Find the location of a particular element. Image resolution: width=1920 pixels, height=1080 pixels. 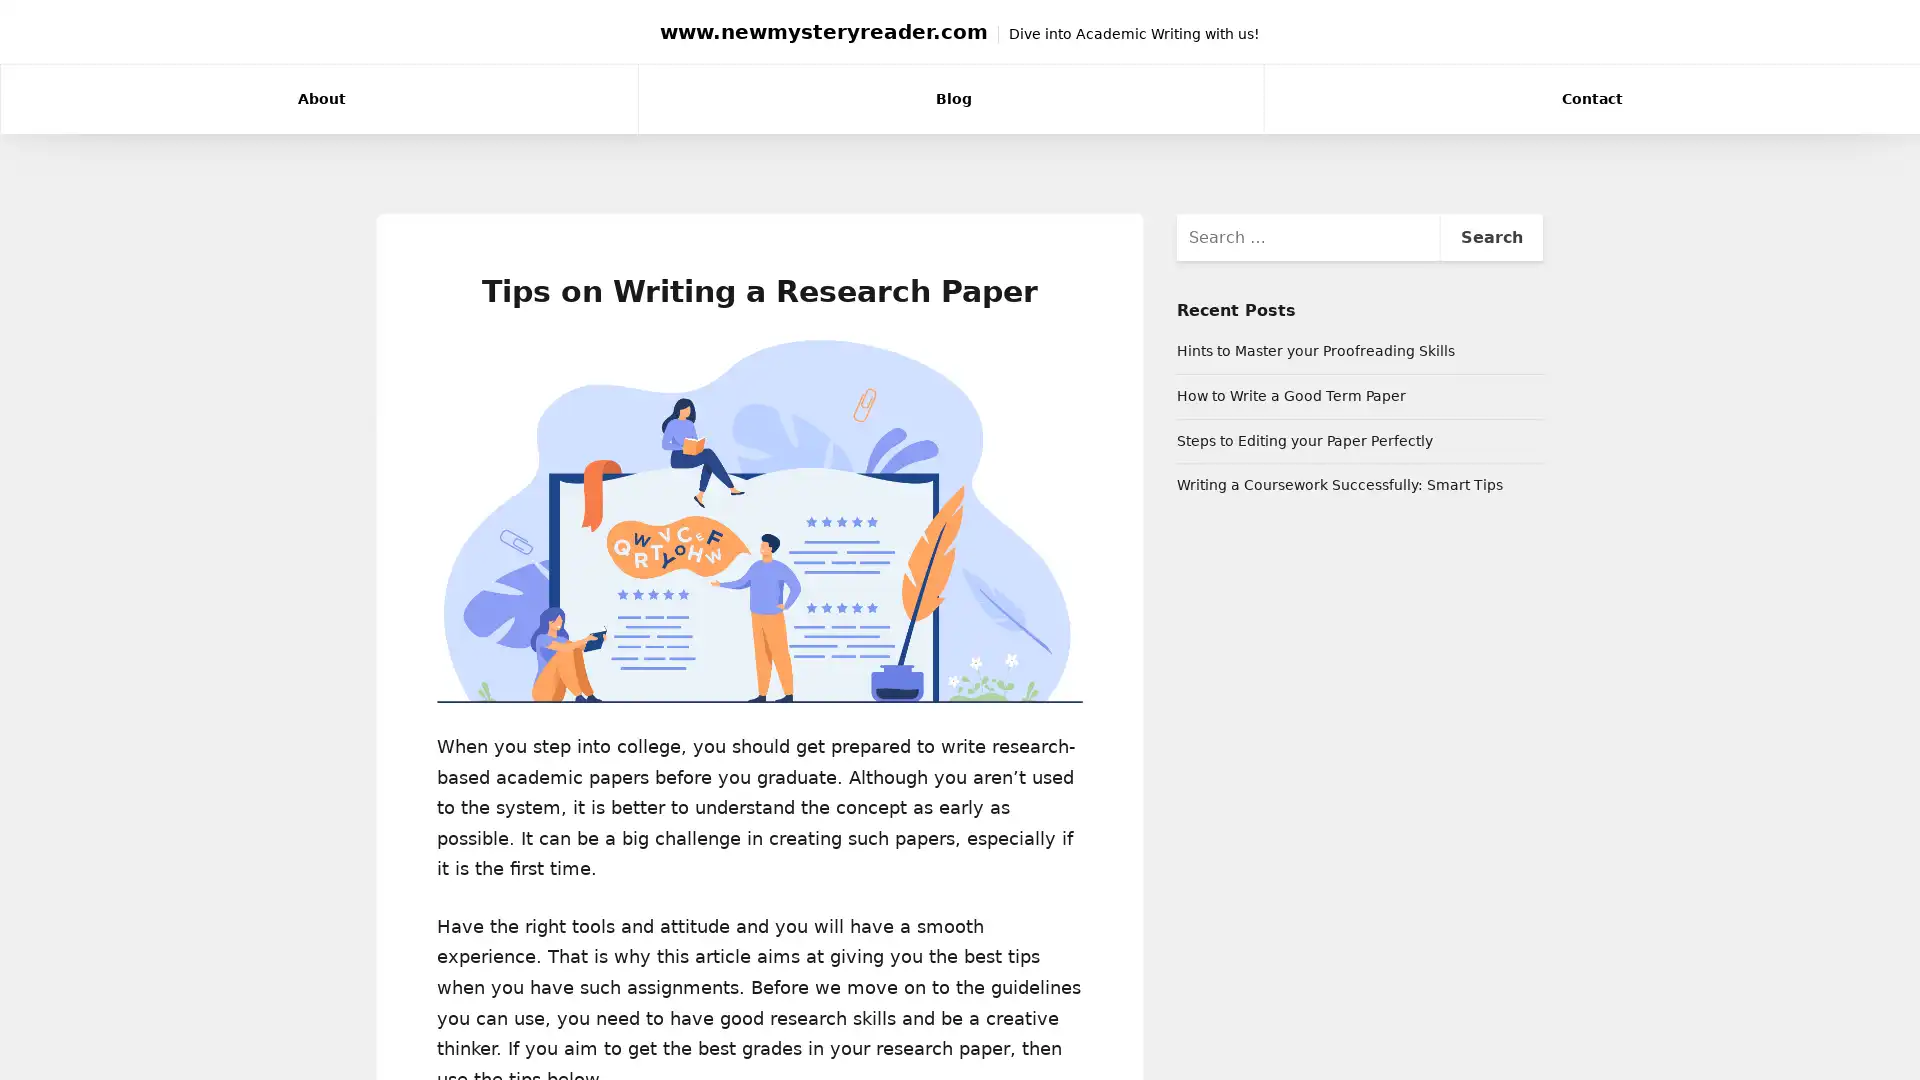

Search is located at coordinates (1490, 235).